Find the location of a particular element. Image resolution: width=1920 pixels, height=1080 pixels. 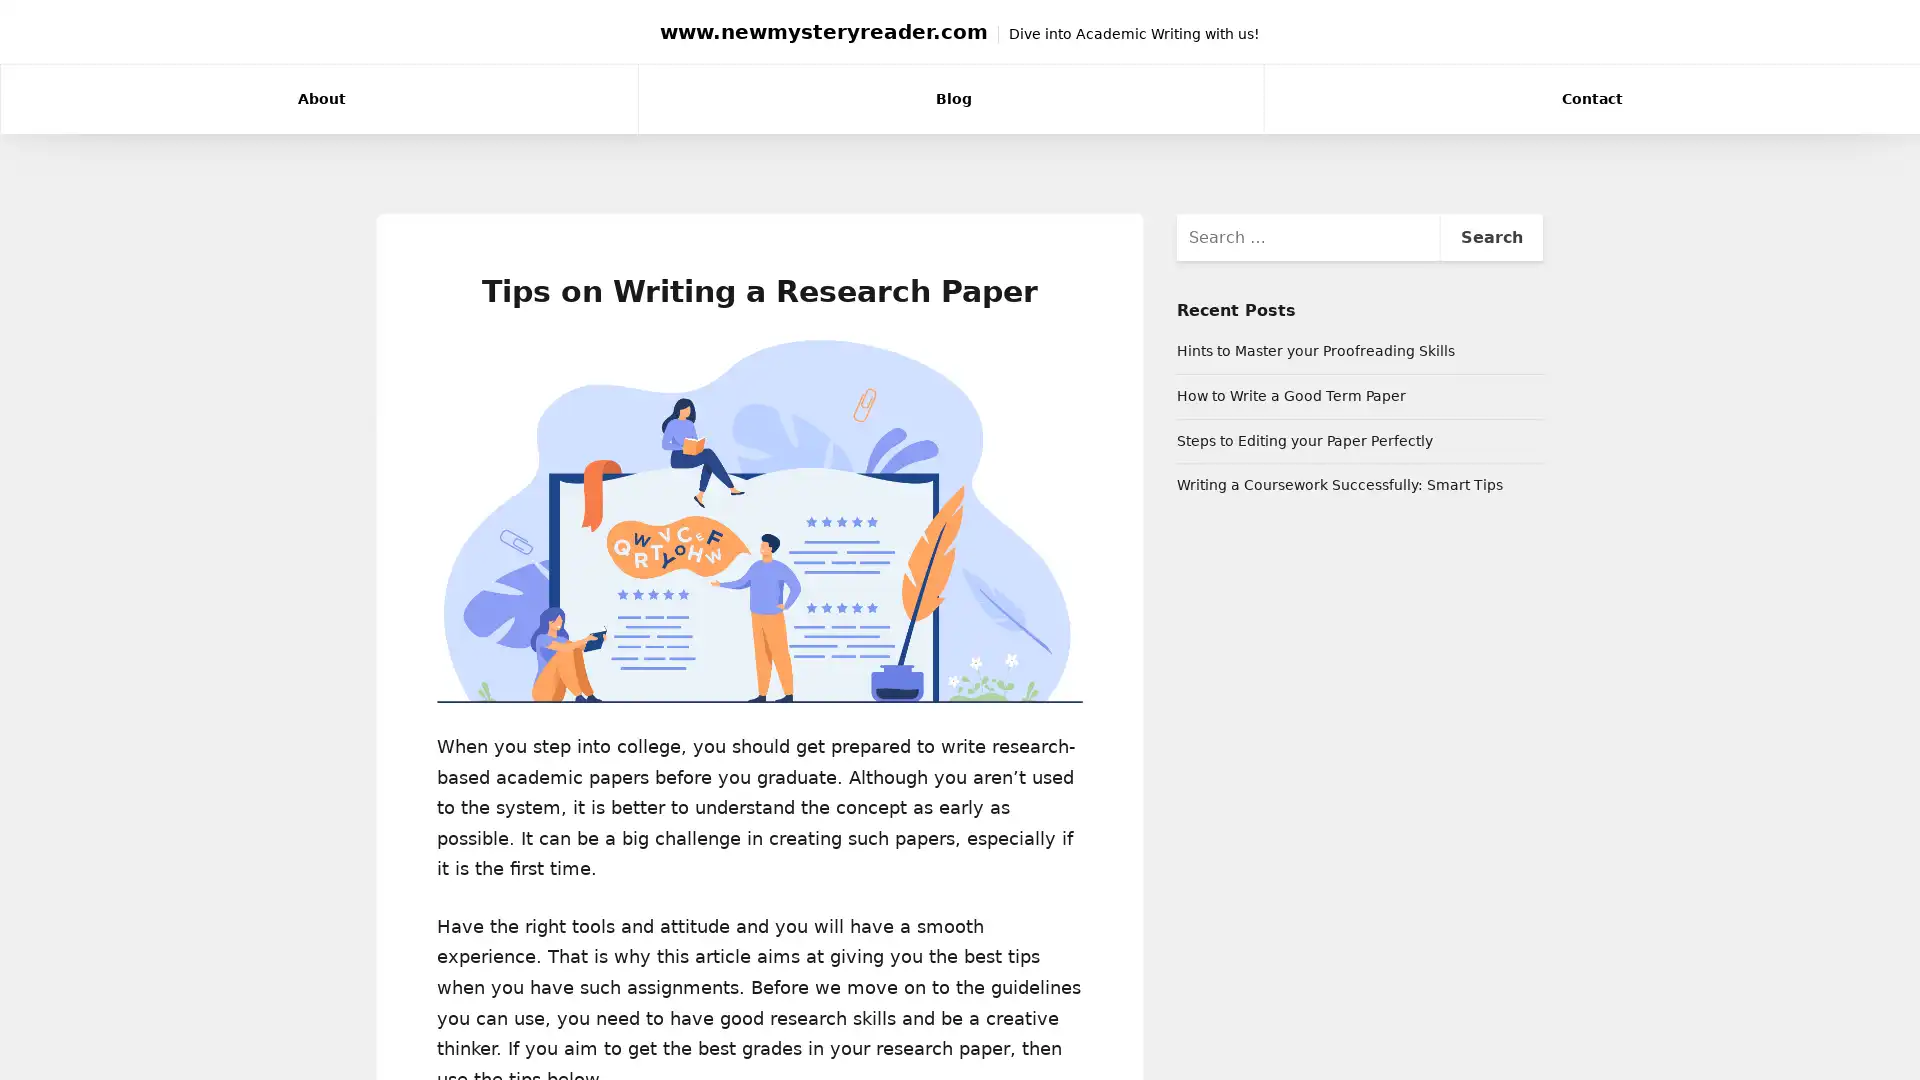

Search is located at coordinates (1490, 235).